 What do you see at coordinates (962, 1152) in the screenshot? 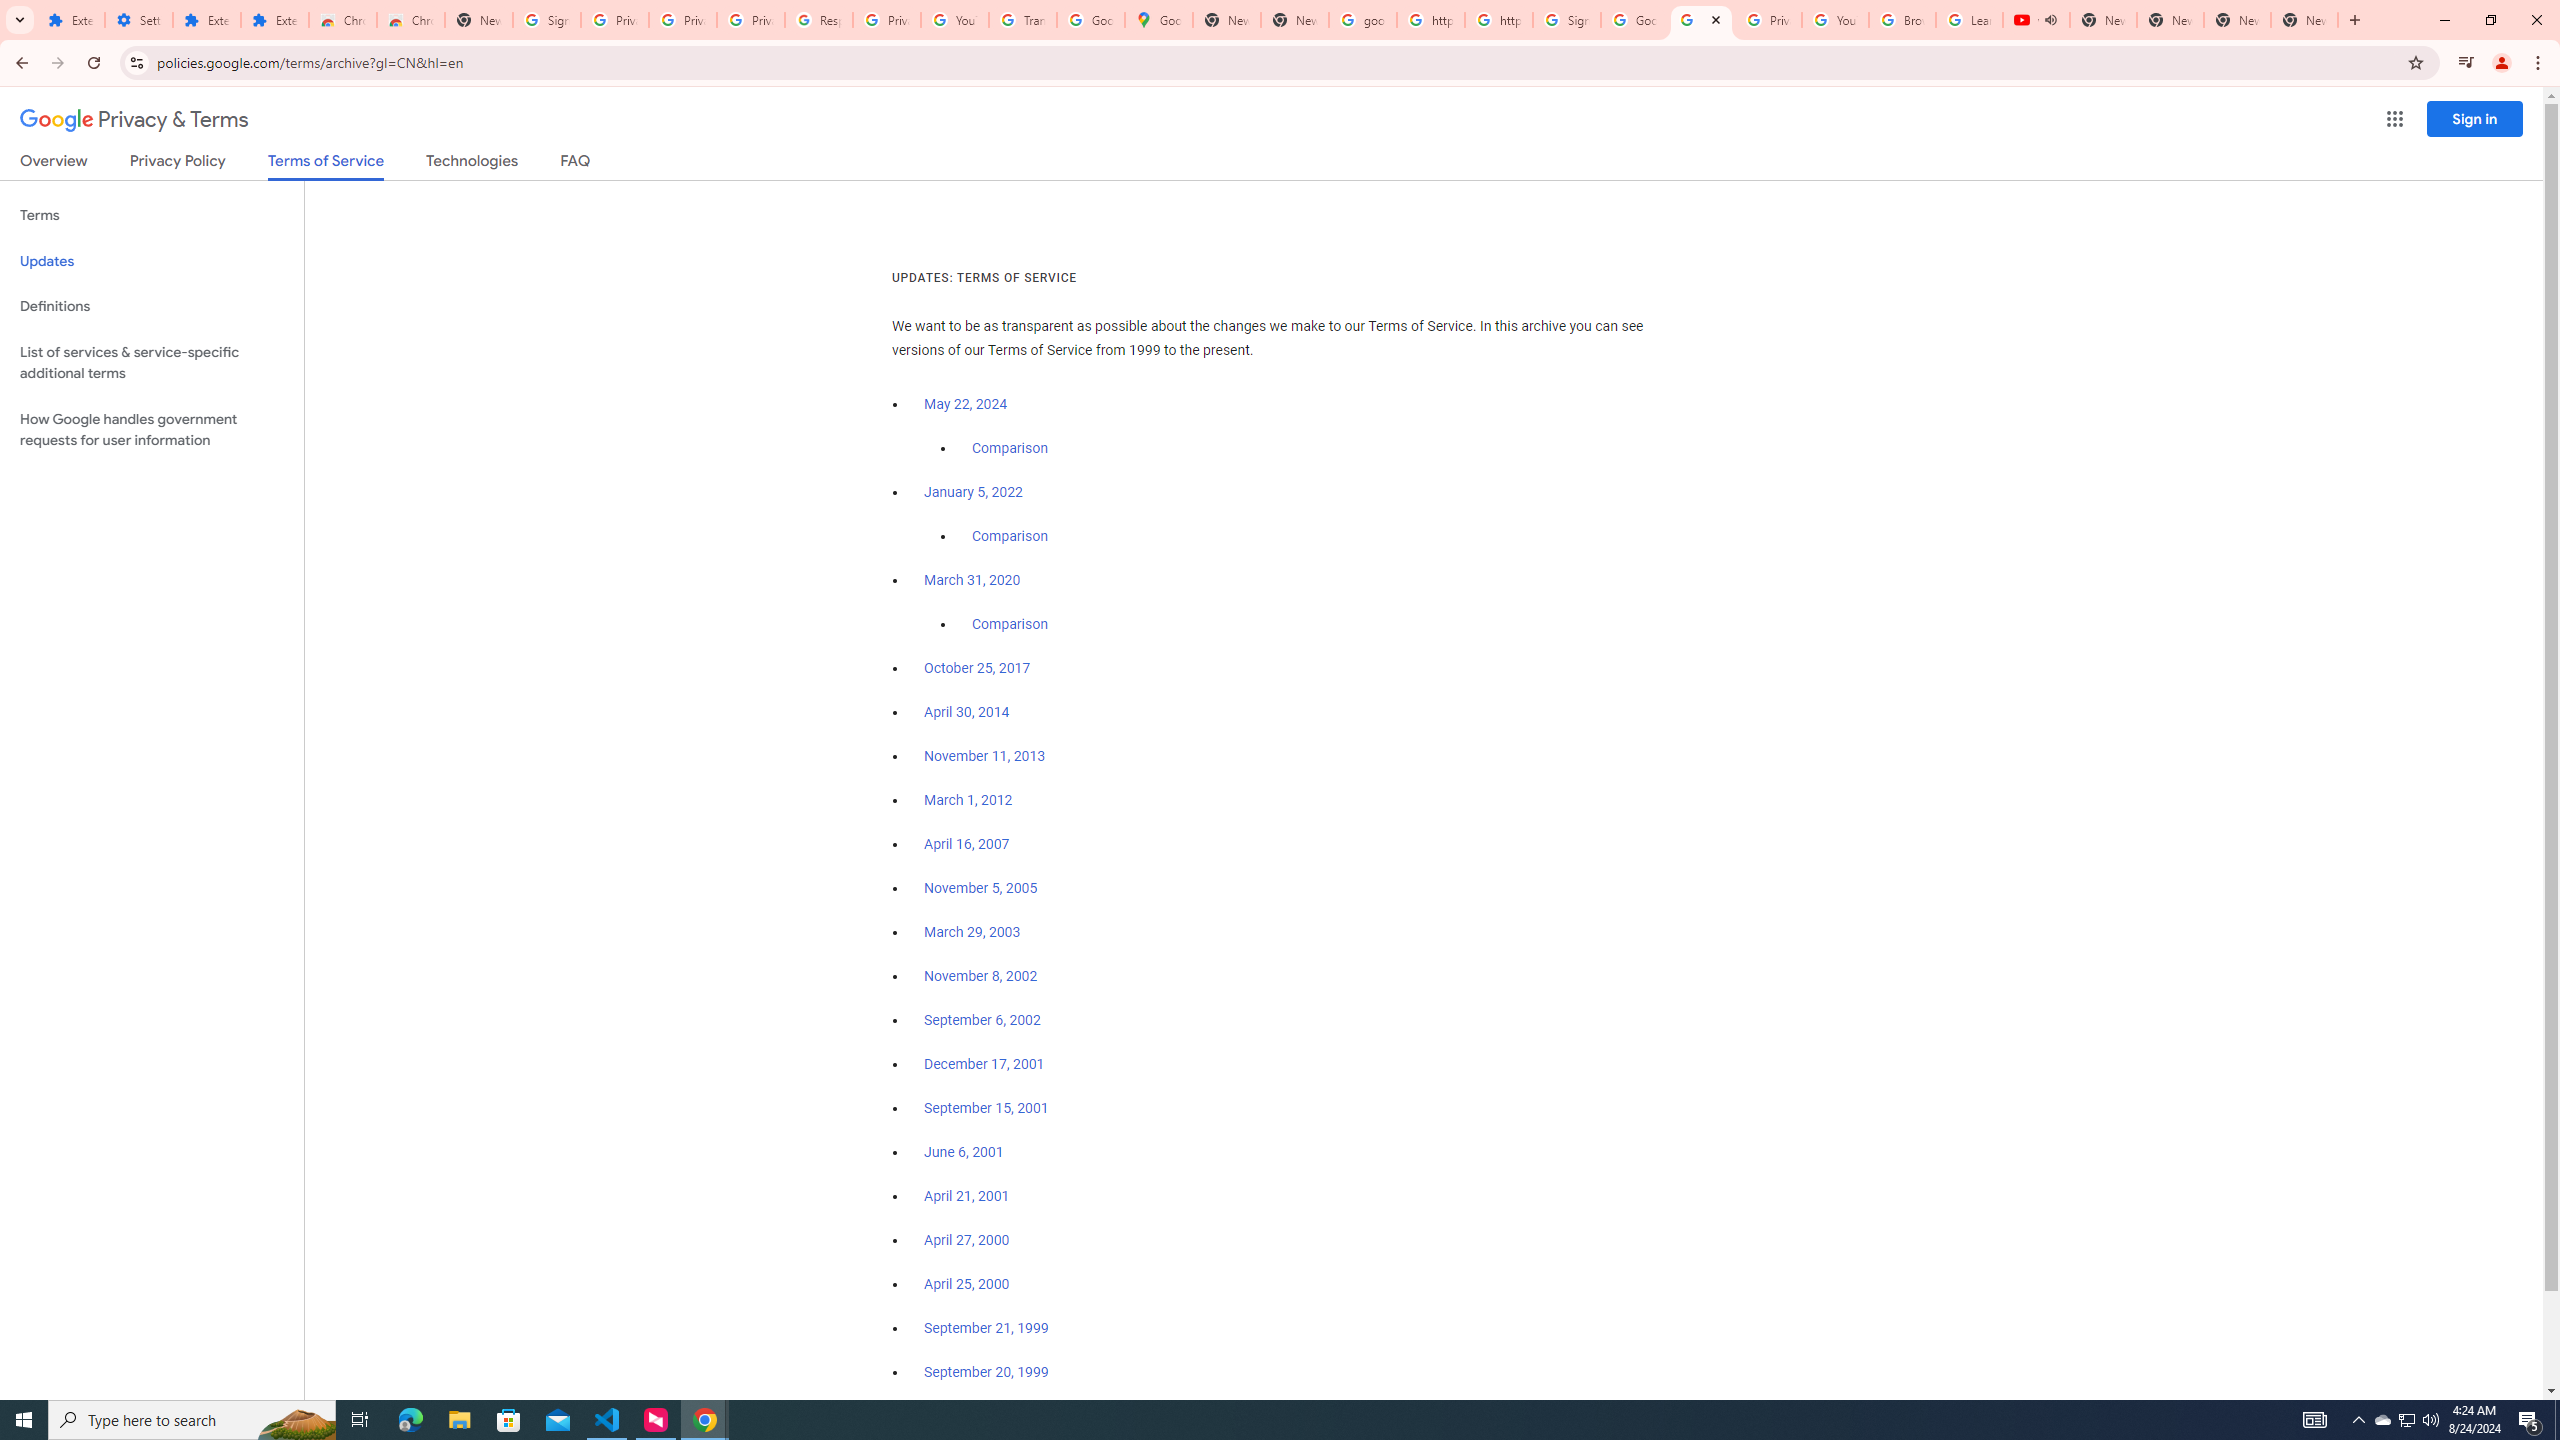
I see `'June 6, 2001'` at bounding box center [962, 1152].